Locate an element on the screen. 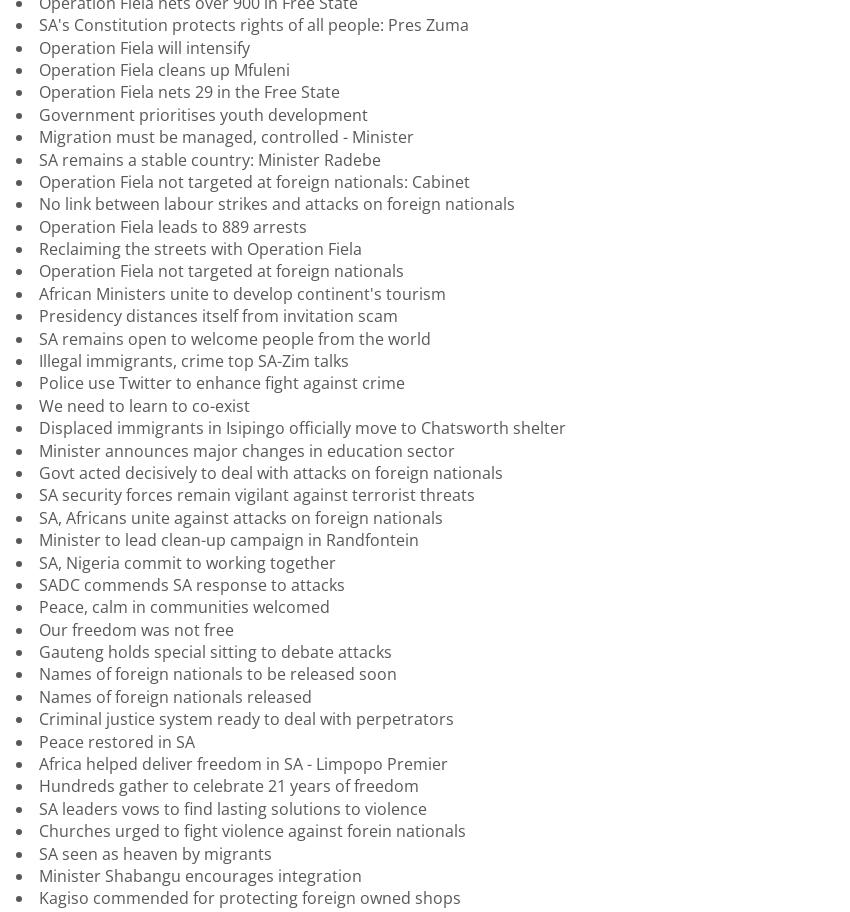 The height and width of the screenshot is (912, 850). 'SADC commends SA response to attacks' is located at coordinates (191, 583).